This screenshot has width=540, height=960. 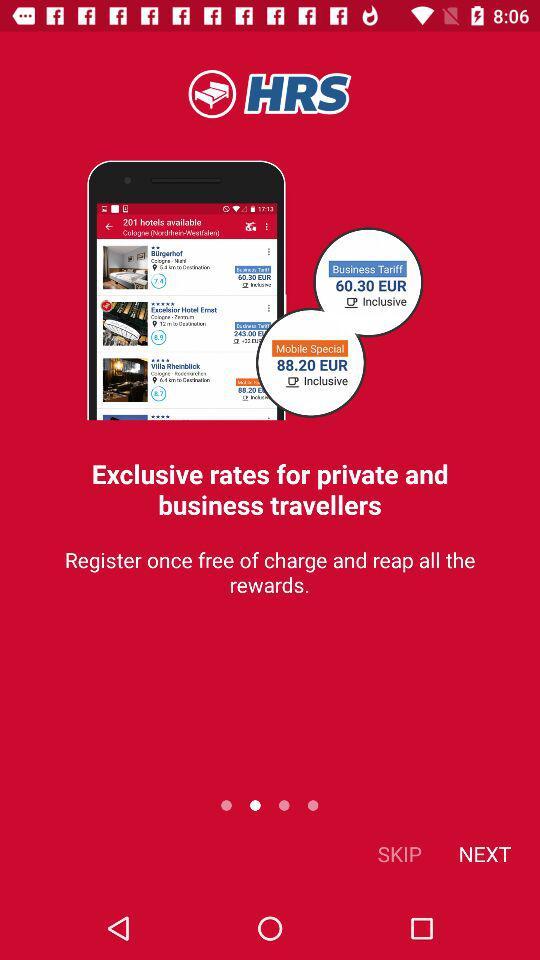 I want to click on item below register once free item, so click(x=483, y=852).